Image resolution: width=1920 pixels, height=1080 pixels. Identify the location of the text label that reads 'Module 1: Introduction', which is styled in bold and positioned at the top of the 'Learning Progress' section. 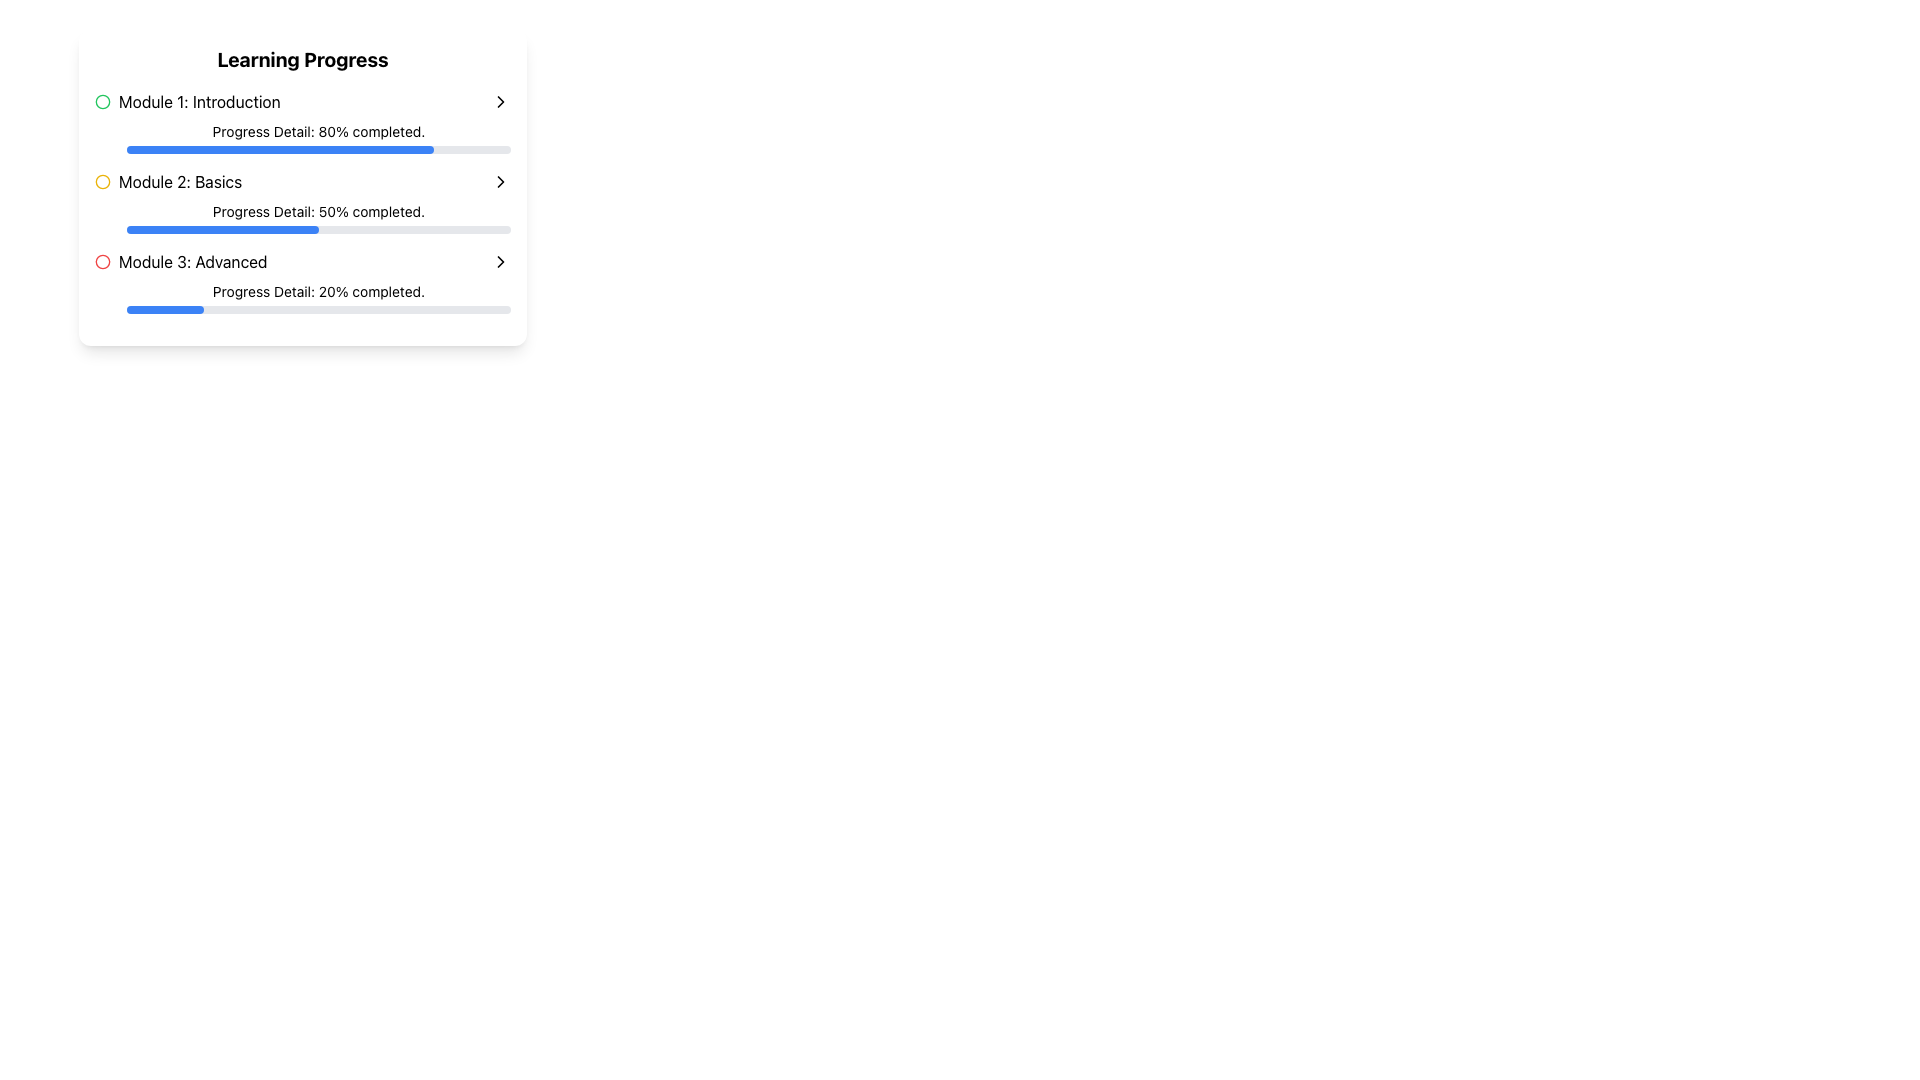
(187, 101).